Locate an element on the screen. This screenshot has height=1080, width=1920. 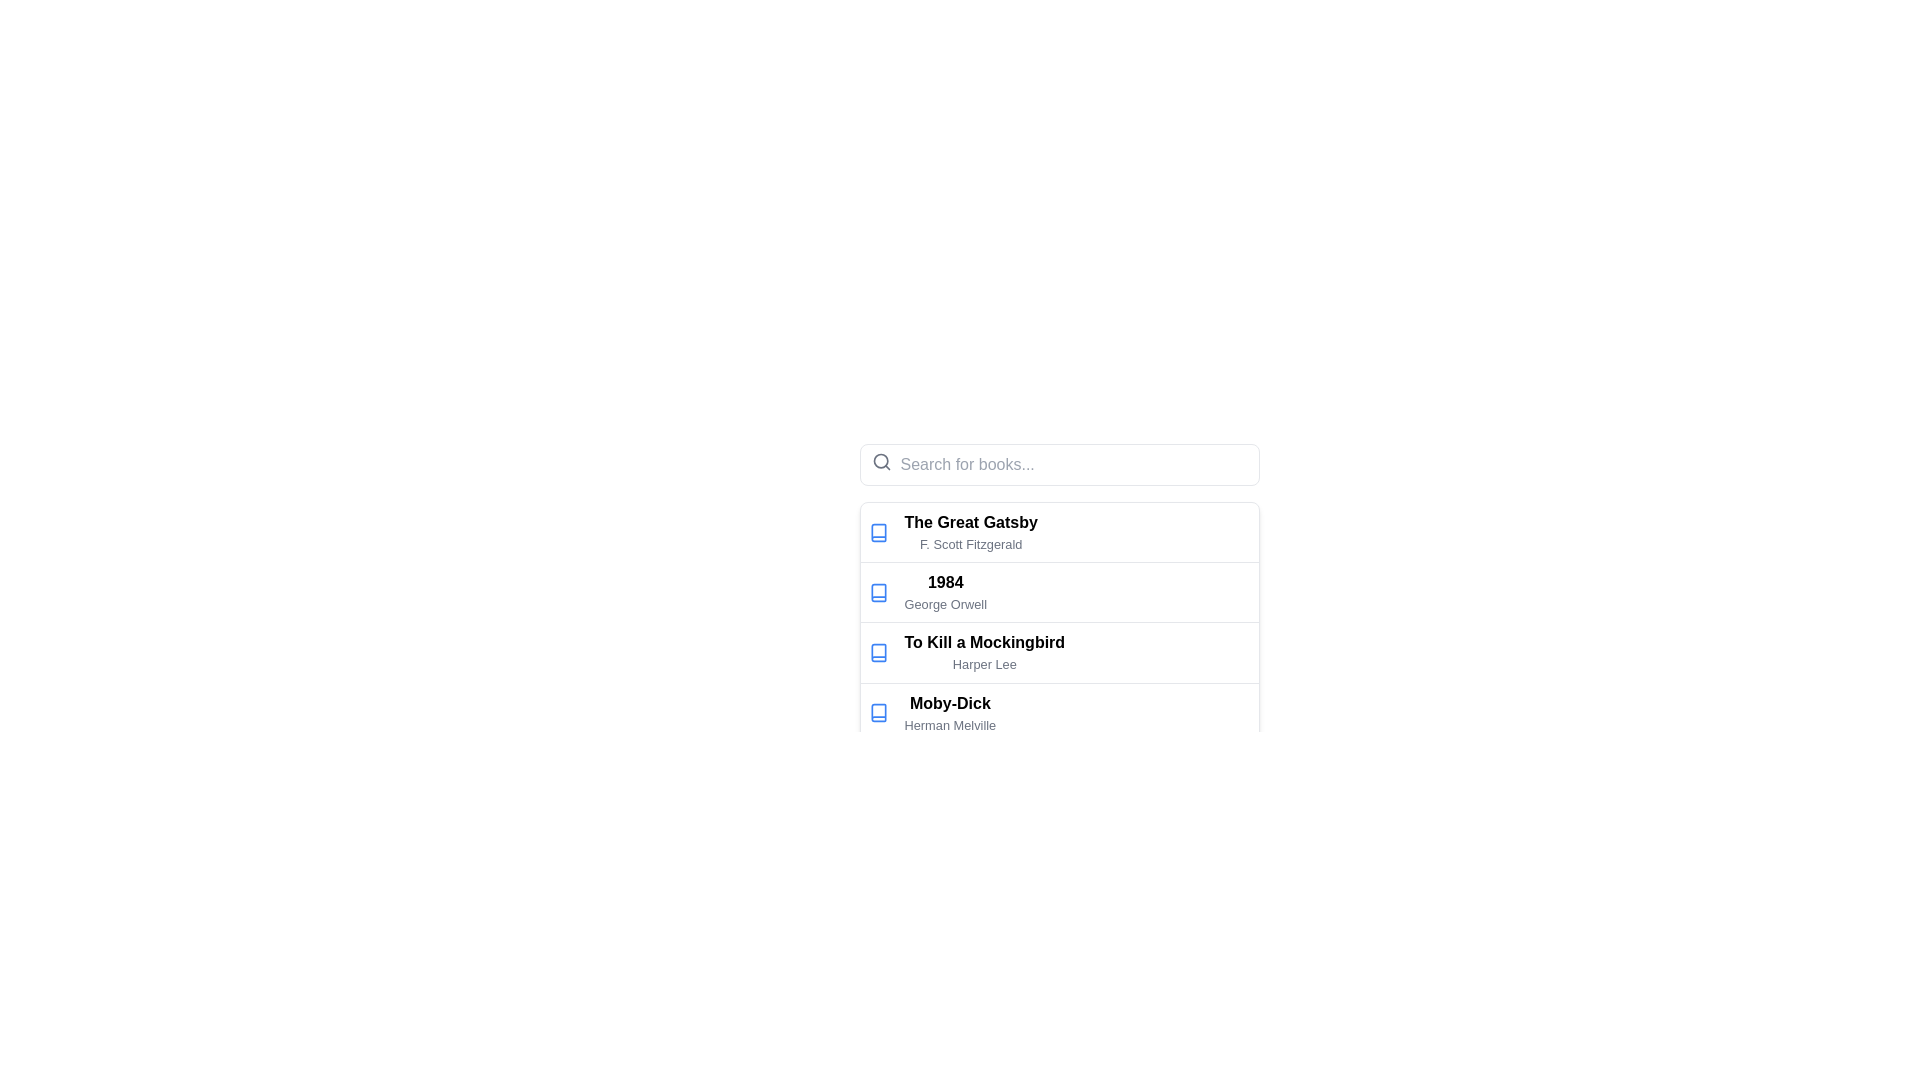
the list item presenting the book 'To Kill a Mockingbird' by 'Harper Lee', which features a blue book icon and is the third item in the vertical list is located at coordinates (1058, 652).